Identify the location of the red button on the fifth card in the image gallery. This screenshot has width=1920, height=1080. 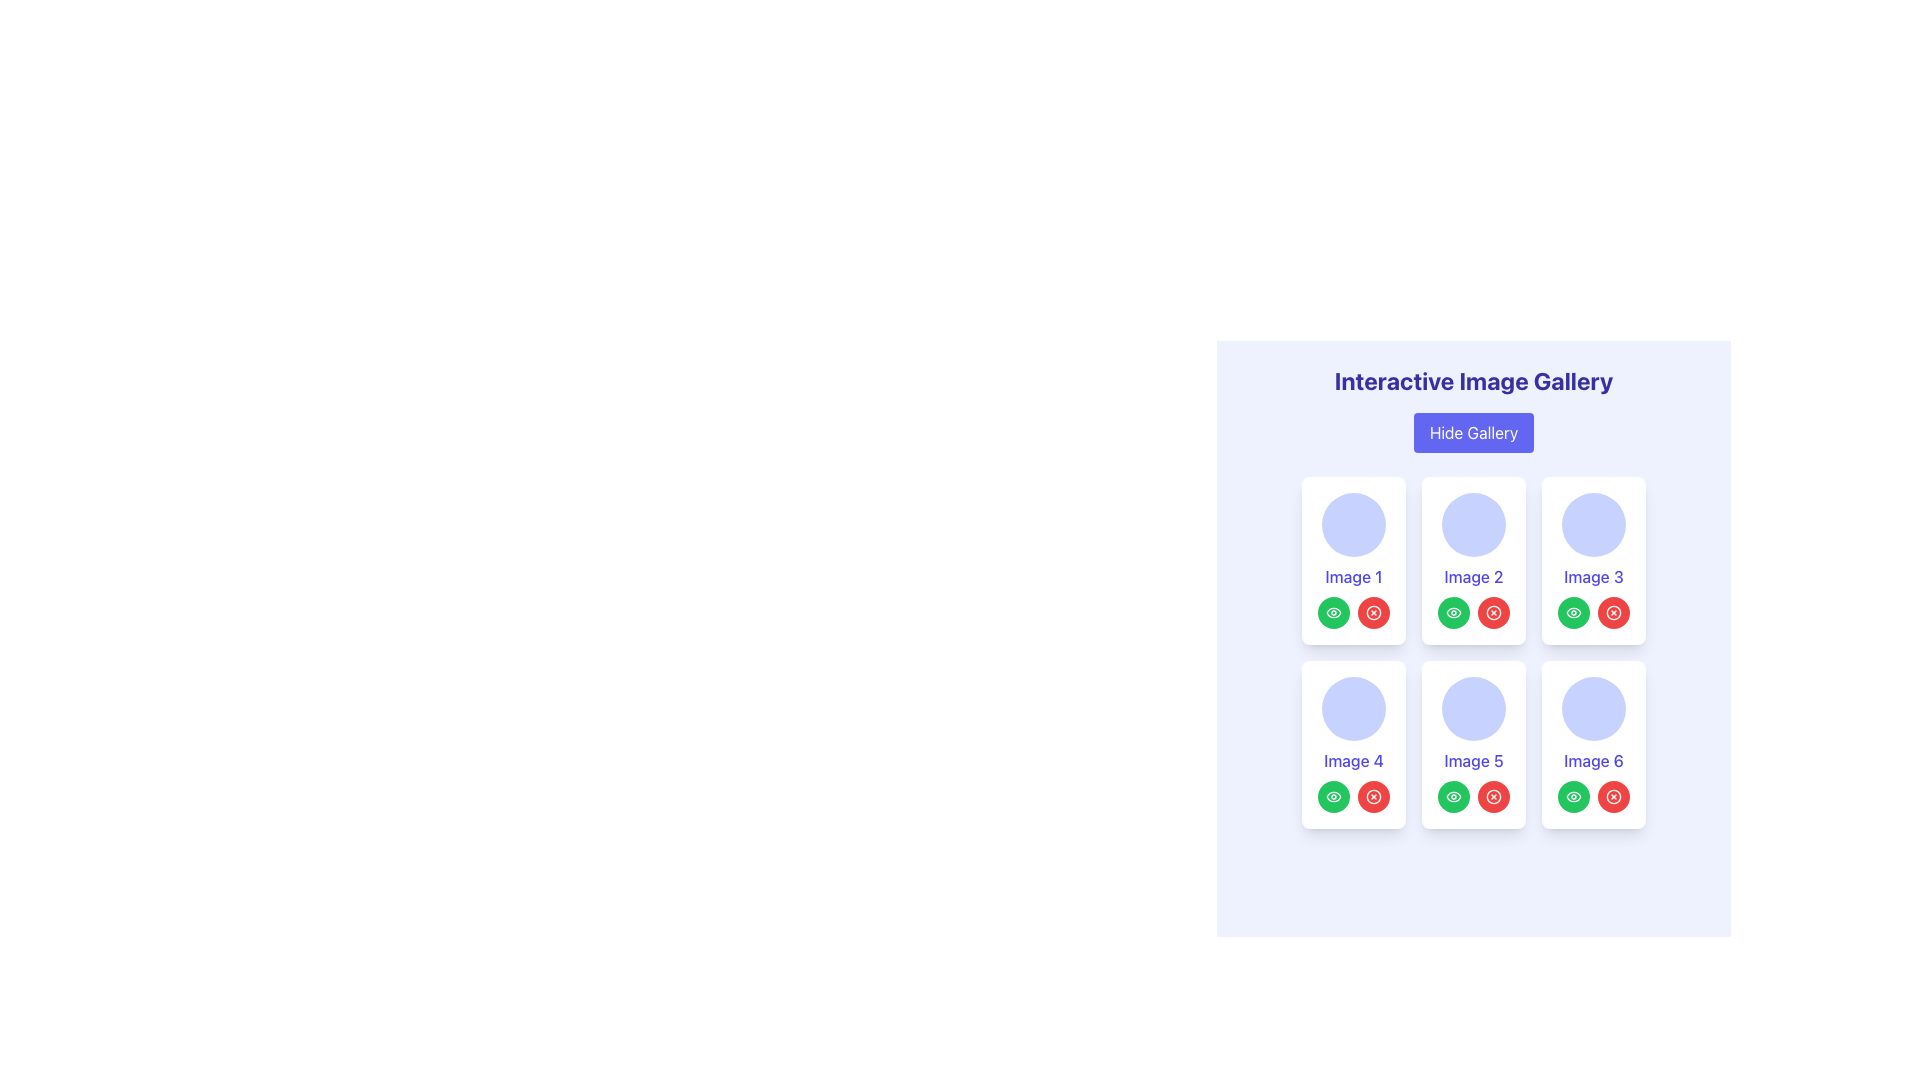
(1473, 744).